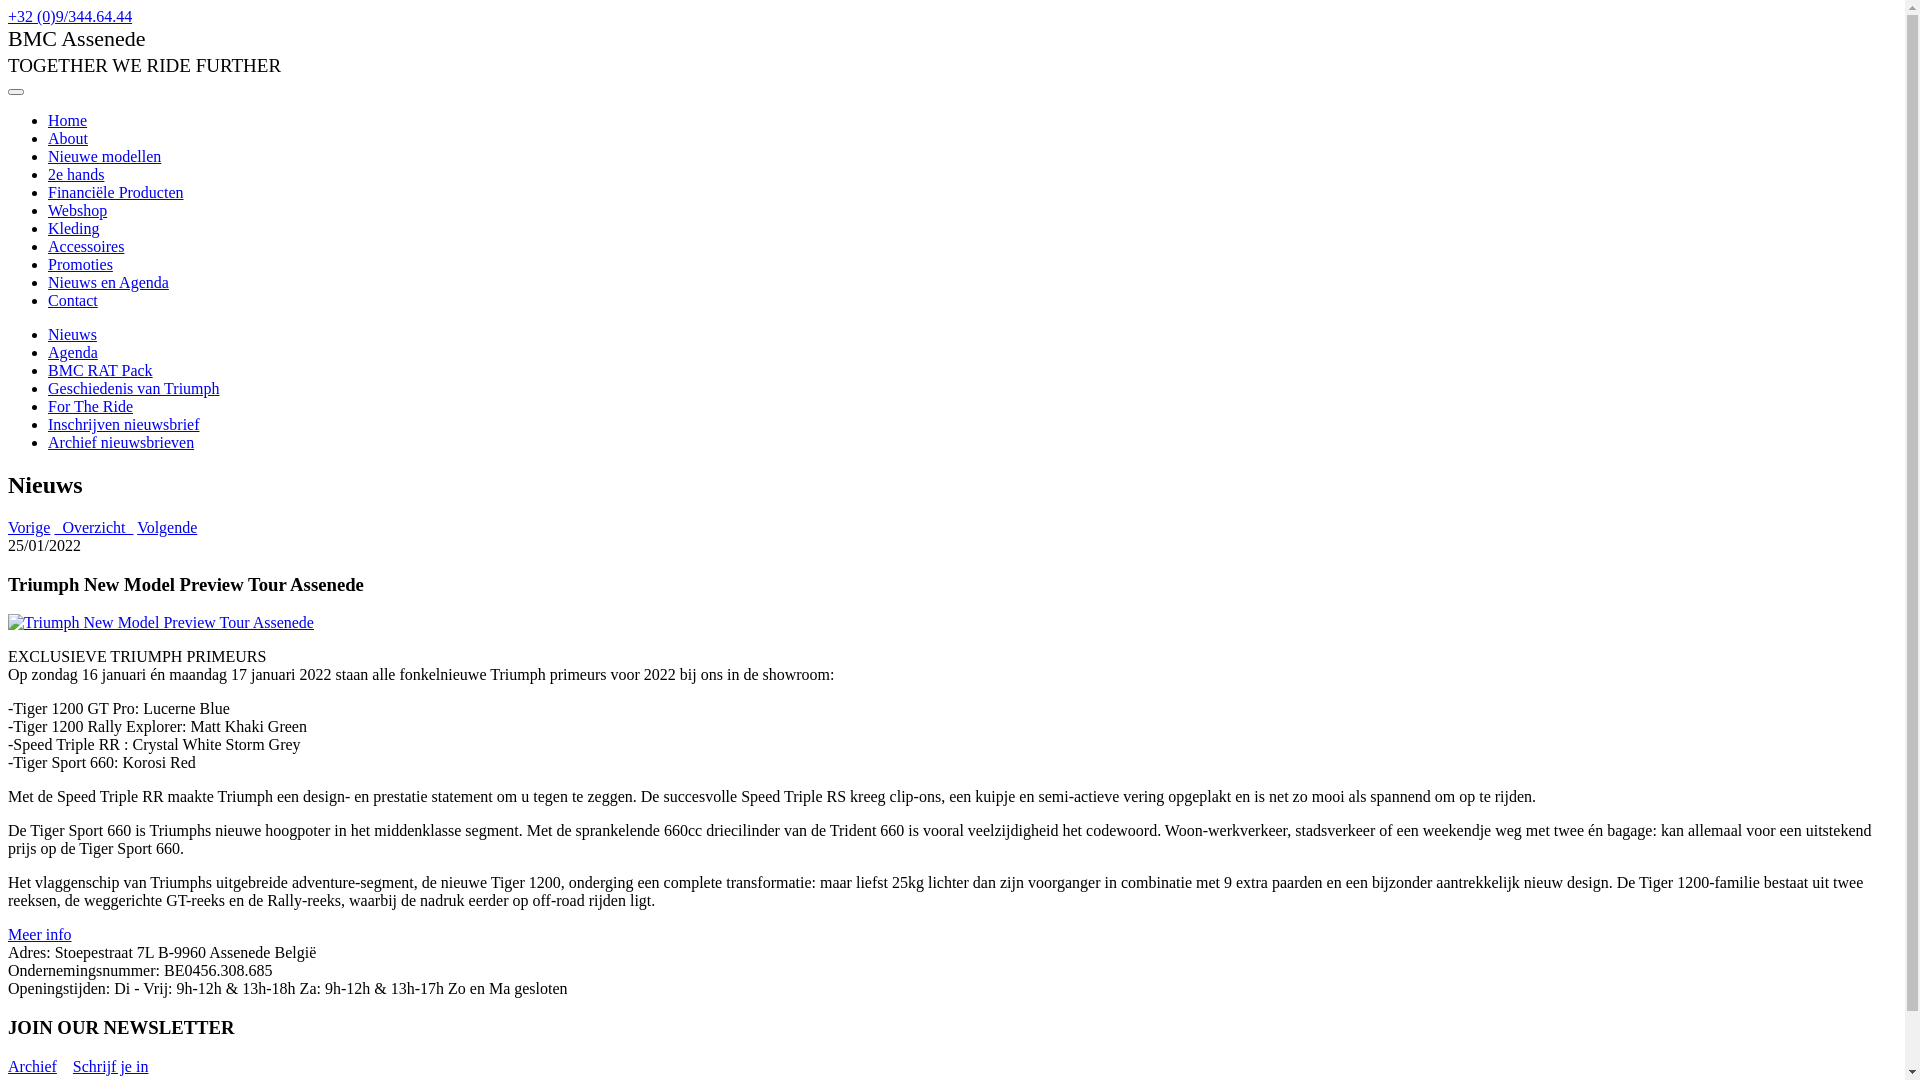  Describe the element at coordinates (119, 441) in the screenshot. I see `'Archief nieuwsbrieven'` at that location.